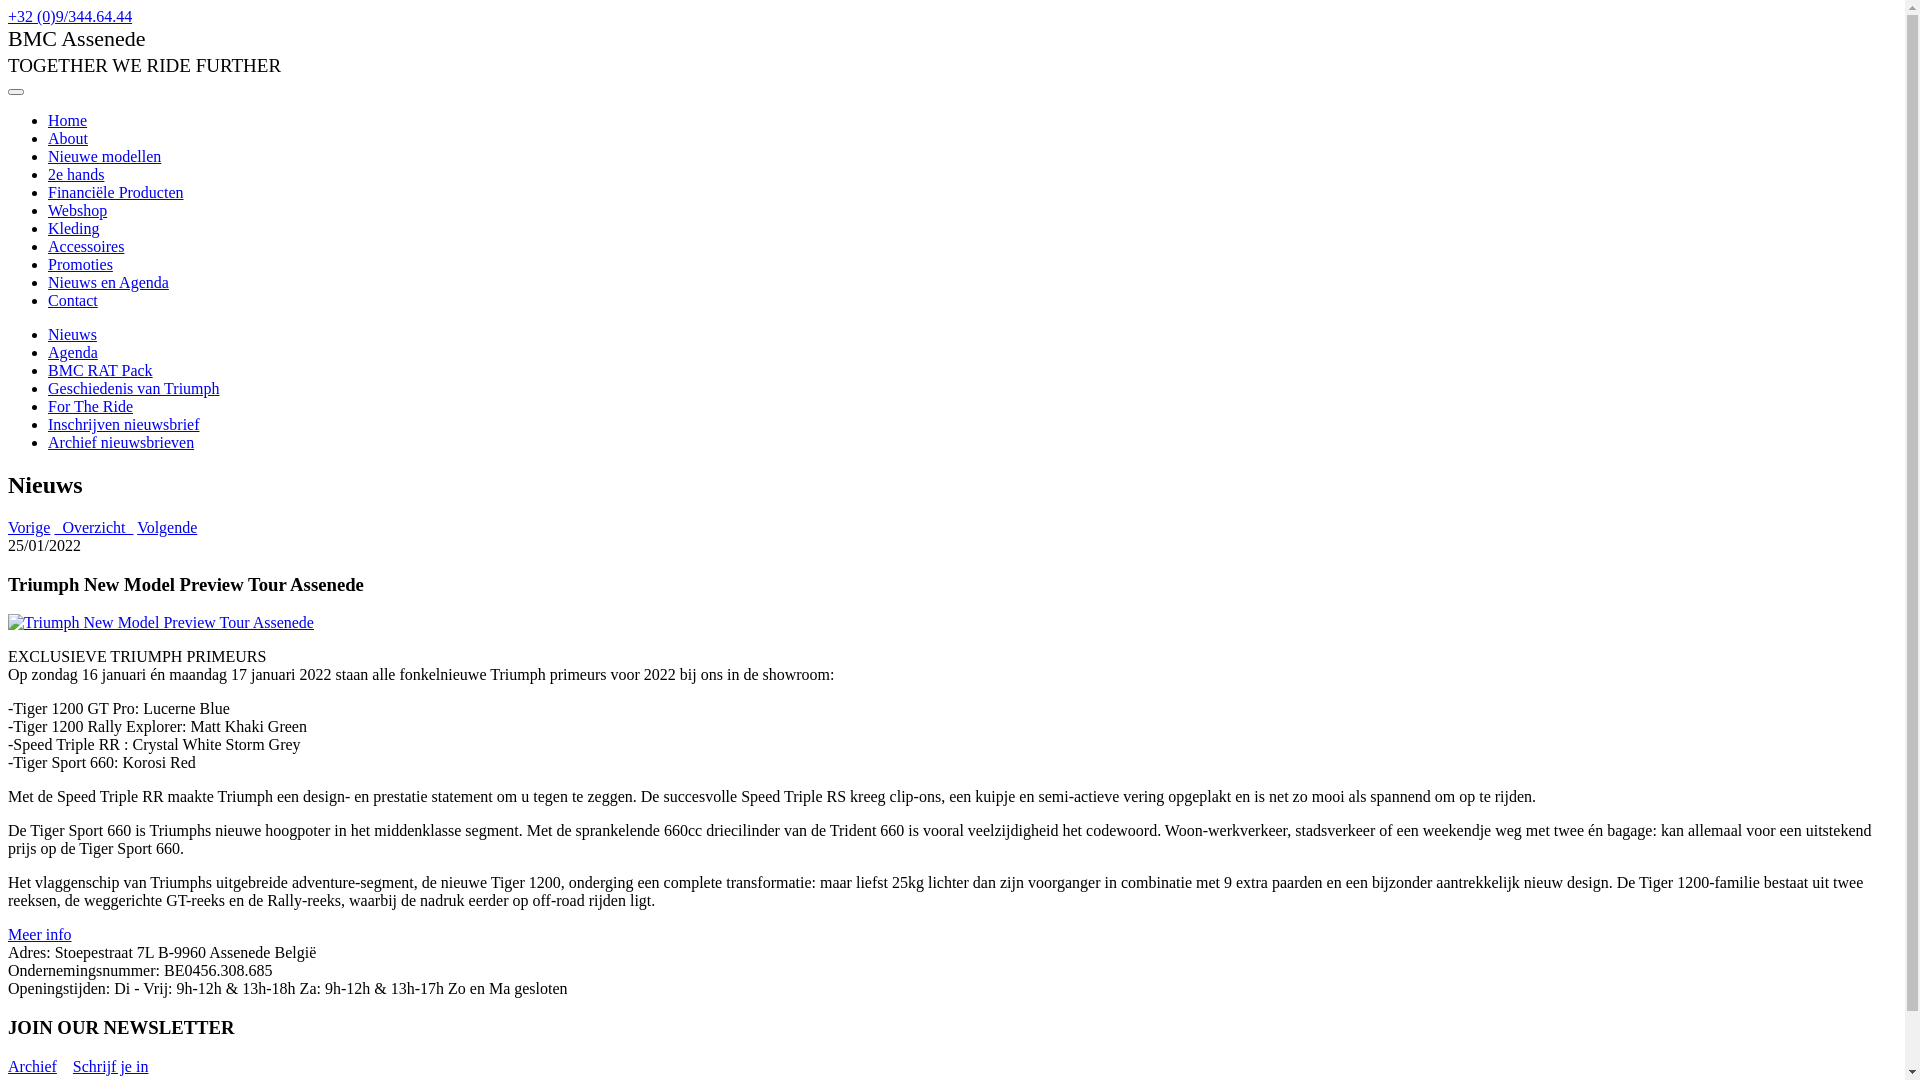  Describe the element at coordinates (119, 441) in the screenshot. I see `'Archief nieuwsbrieven'` at that location.